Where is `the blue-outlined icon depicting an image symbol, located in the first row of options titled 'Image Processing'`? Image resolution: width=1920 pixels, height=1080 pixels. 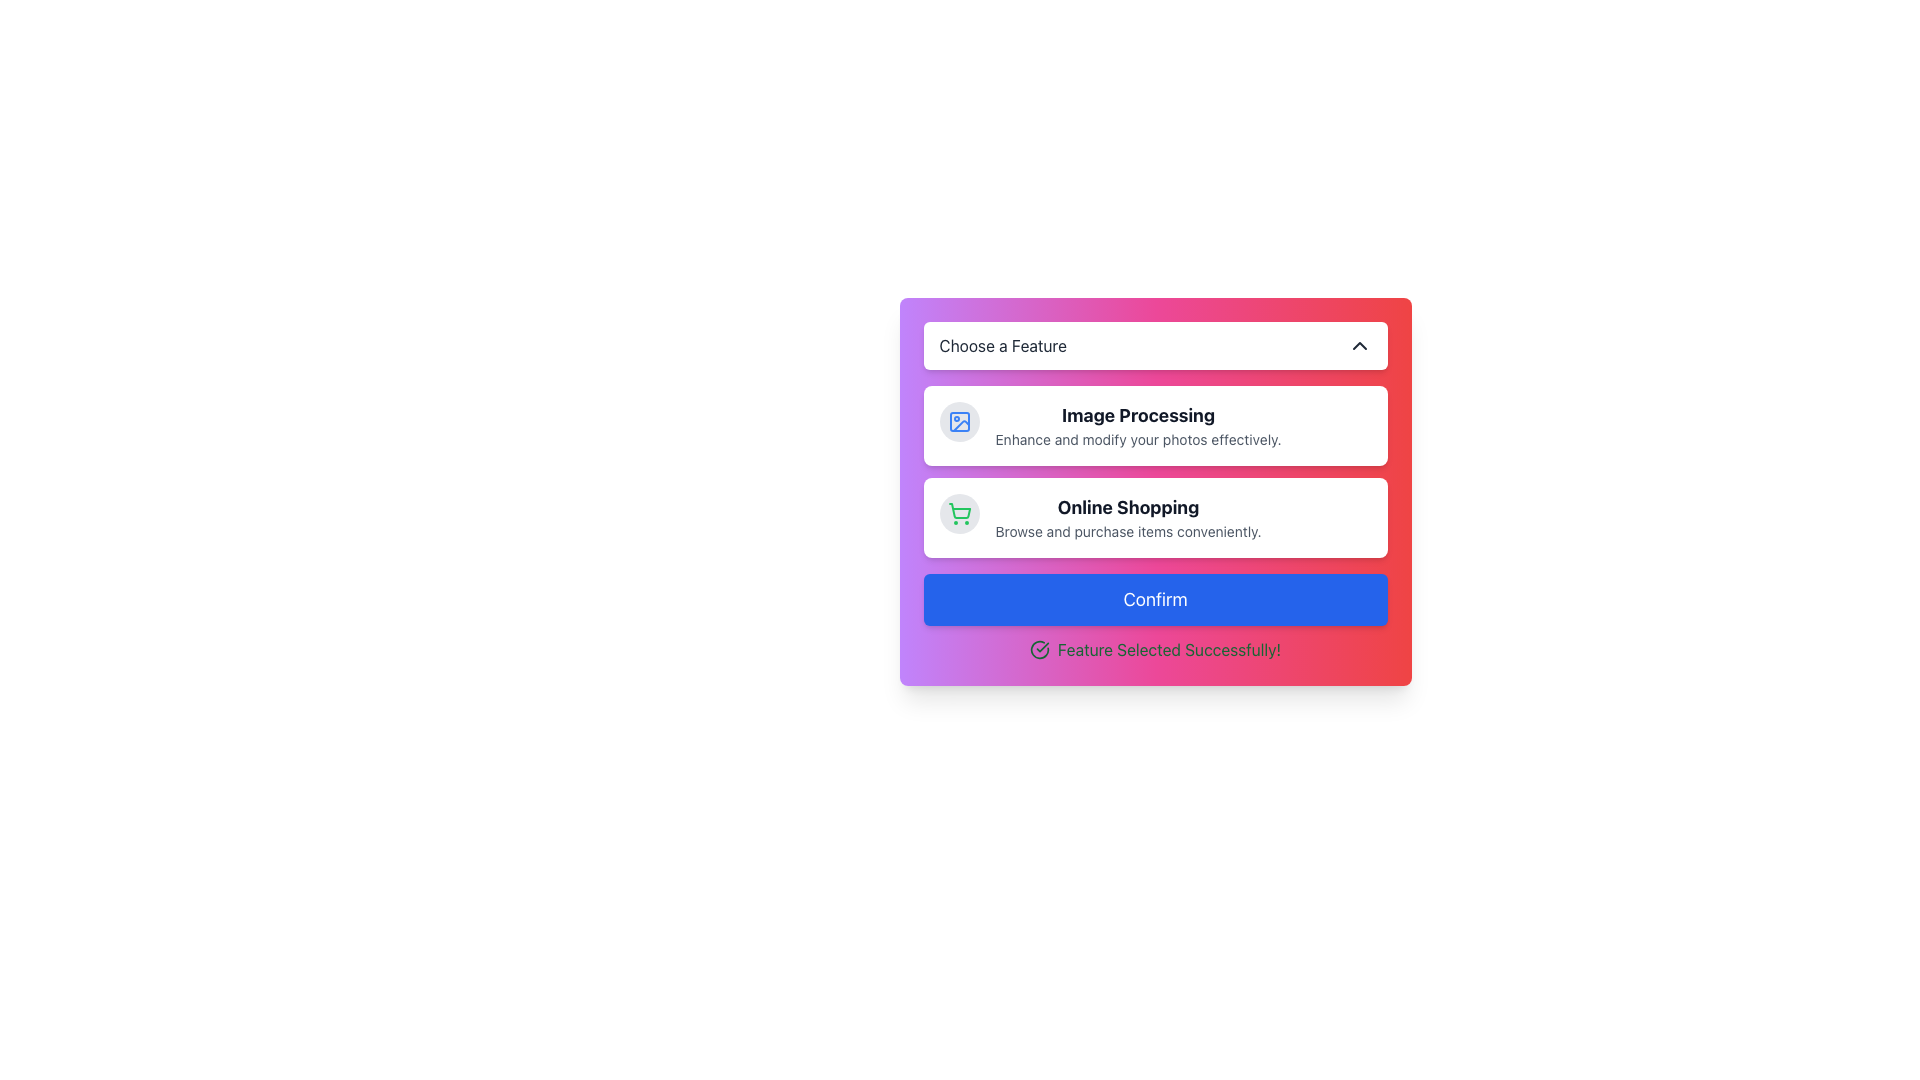 the blue-outlined icon depicting an image symbol, located in the first row of options titled 'Image Processing' is located at coordinates (958, 420).